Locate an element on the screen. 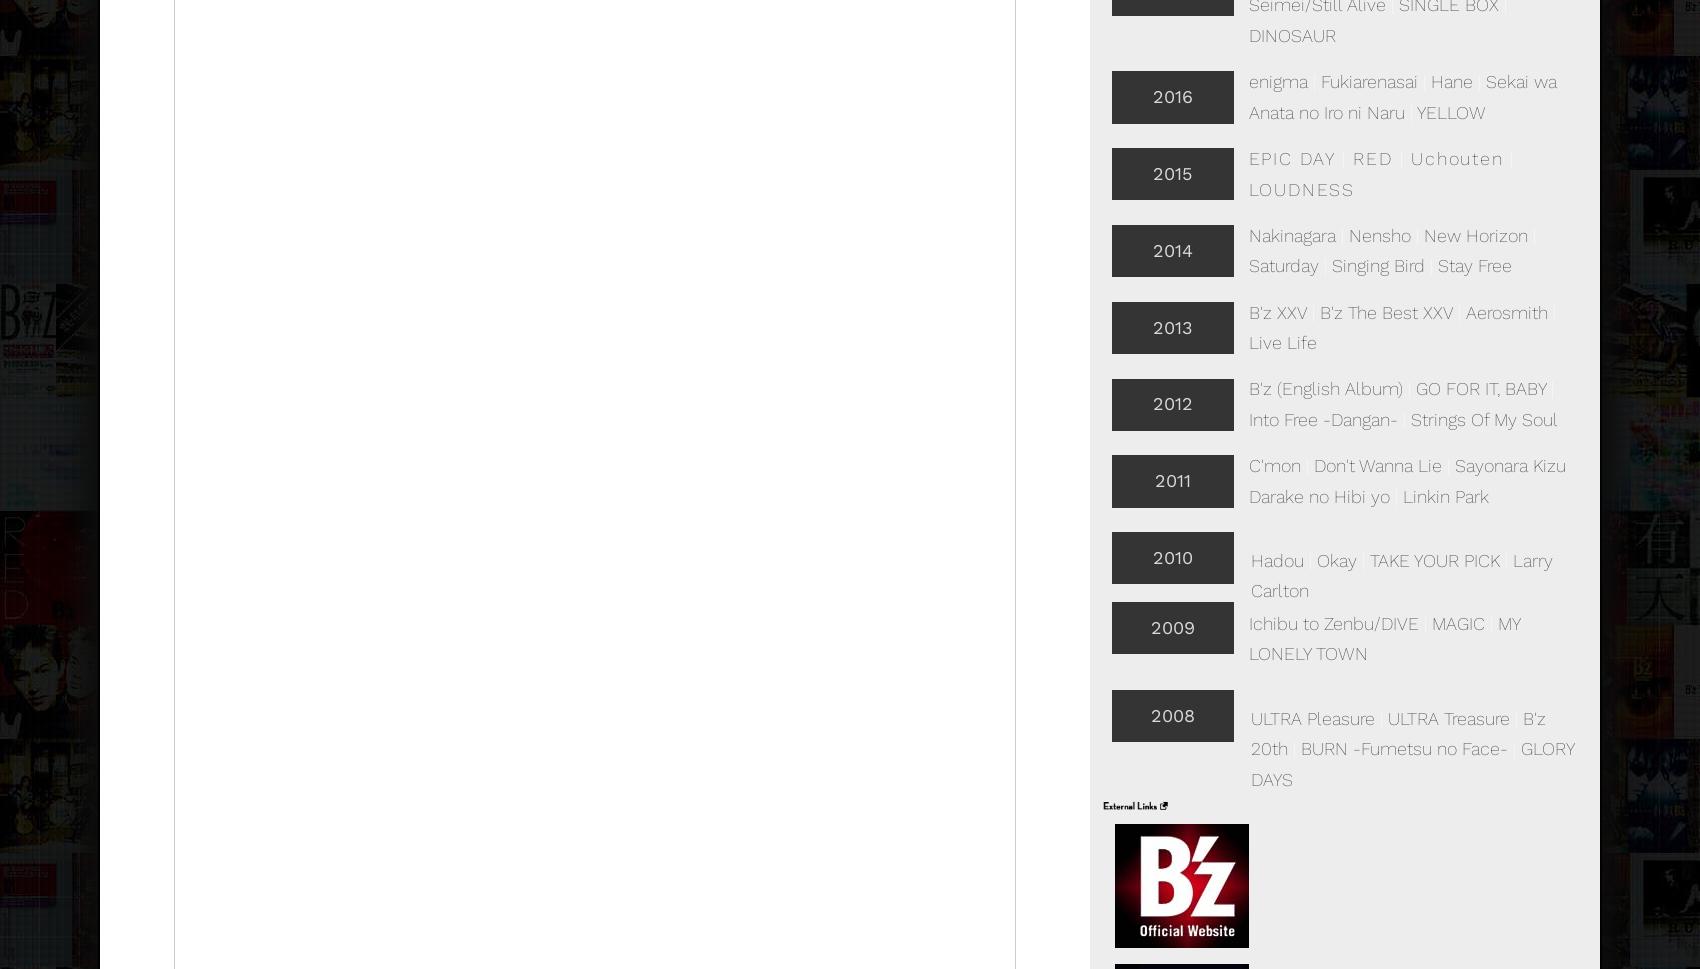  'Hadou' is located at coordinates (1277, 559).